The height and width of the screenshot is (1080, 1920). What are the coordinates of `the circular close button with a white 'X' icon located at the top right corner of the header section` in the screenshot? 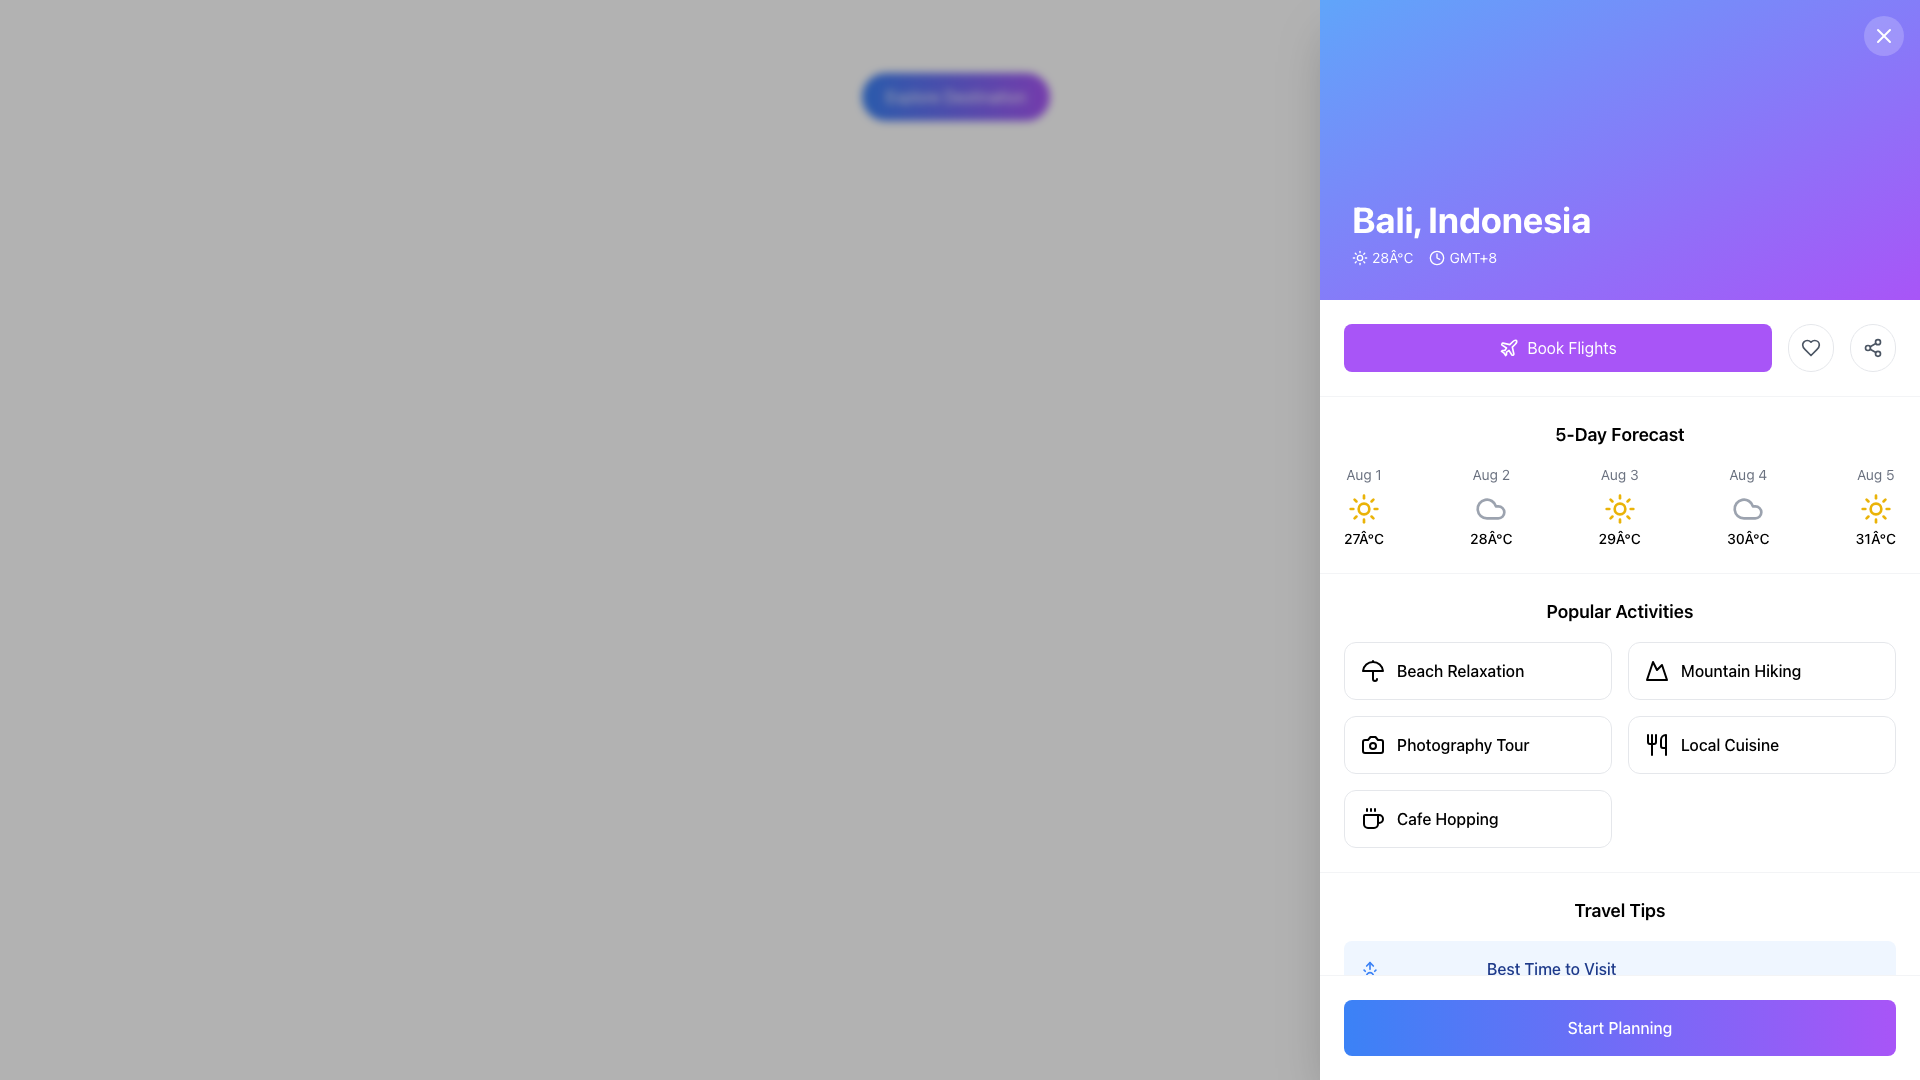 It's located at (1882, 35).